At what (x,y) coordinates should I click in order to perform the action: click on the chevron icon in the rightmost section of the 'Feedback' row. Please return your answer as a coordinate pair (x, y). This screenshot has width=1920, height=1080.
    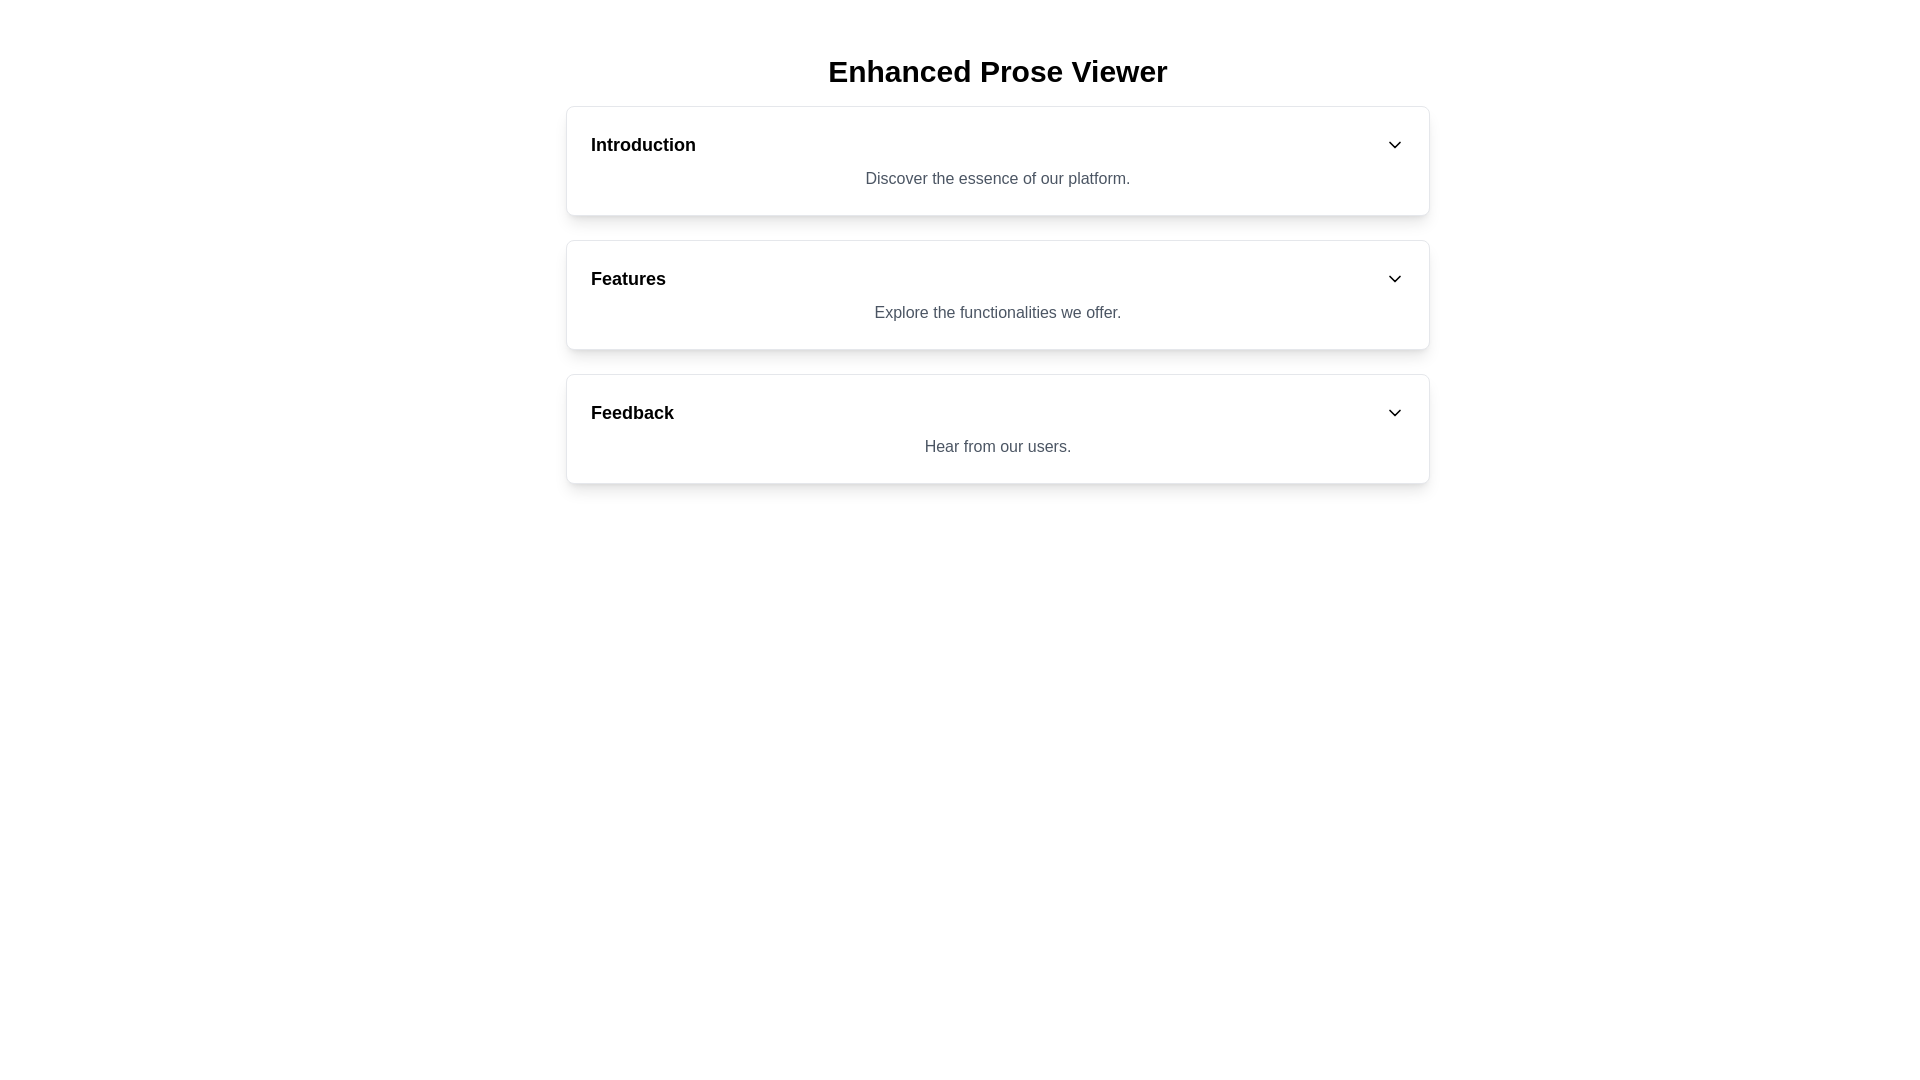
    Looking at the image, I should click on (1394, 411).